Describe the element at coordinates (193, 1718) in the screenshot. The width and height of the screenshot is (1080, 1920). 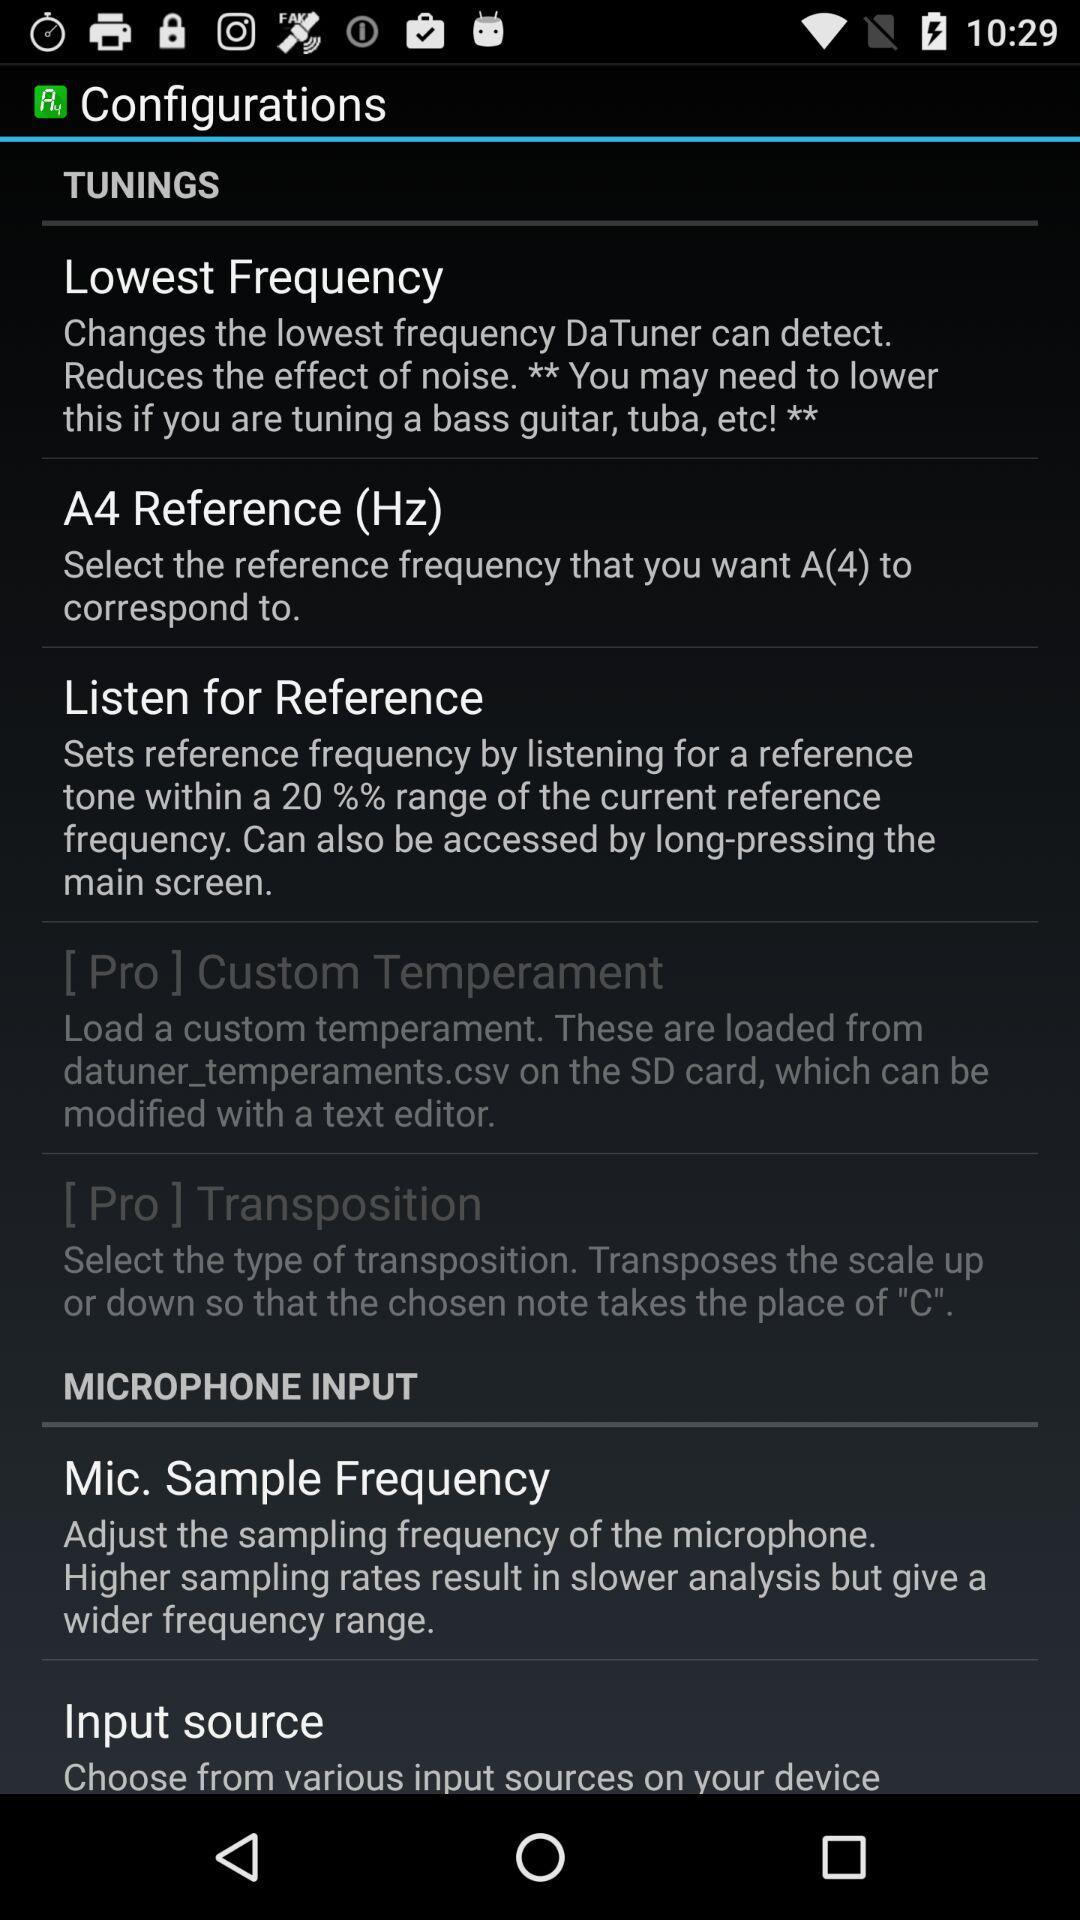
I see `the input source app` at that location.